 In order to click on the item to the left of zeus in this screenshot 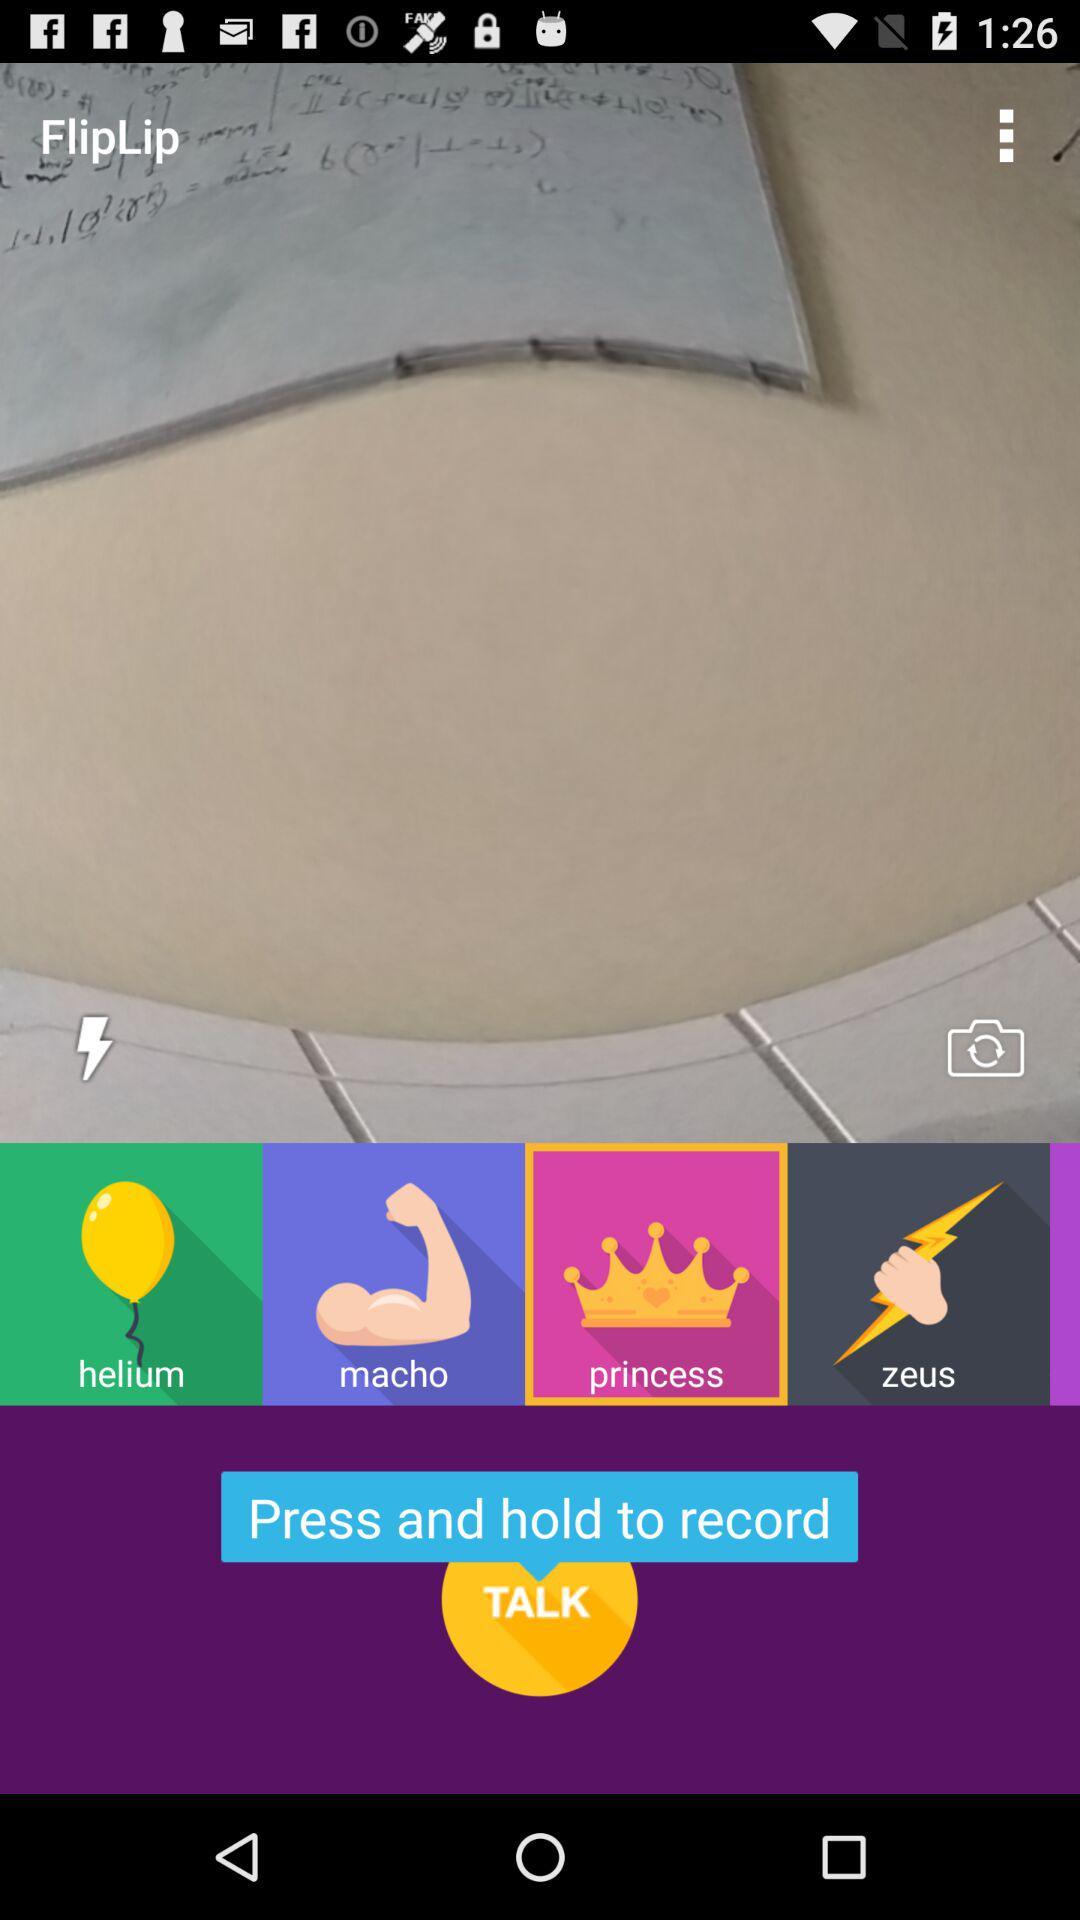, I will do `click(656, 1273)`.